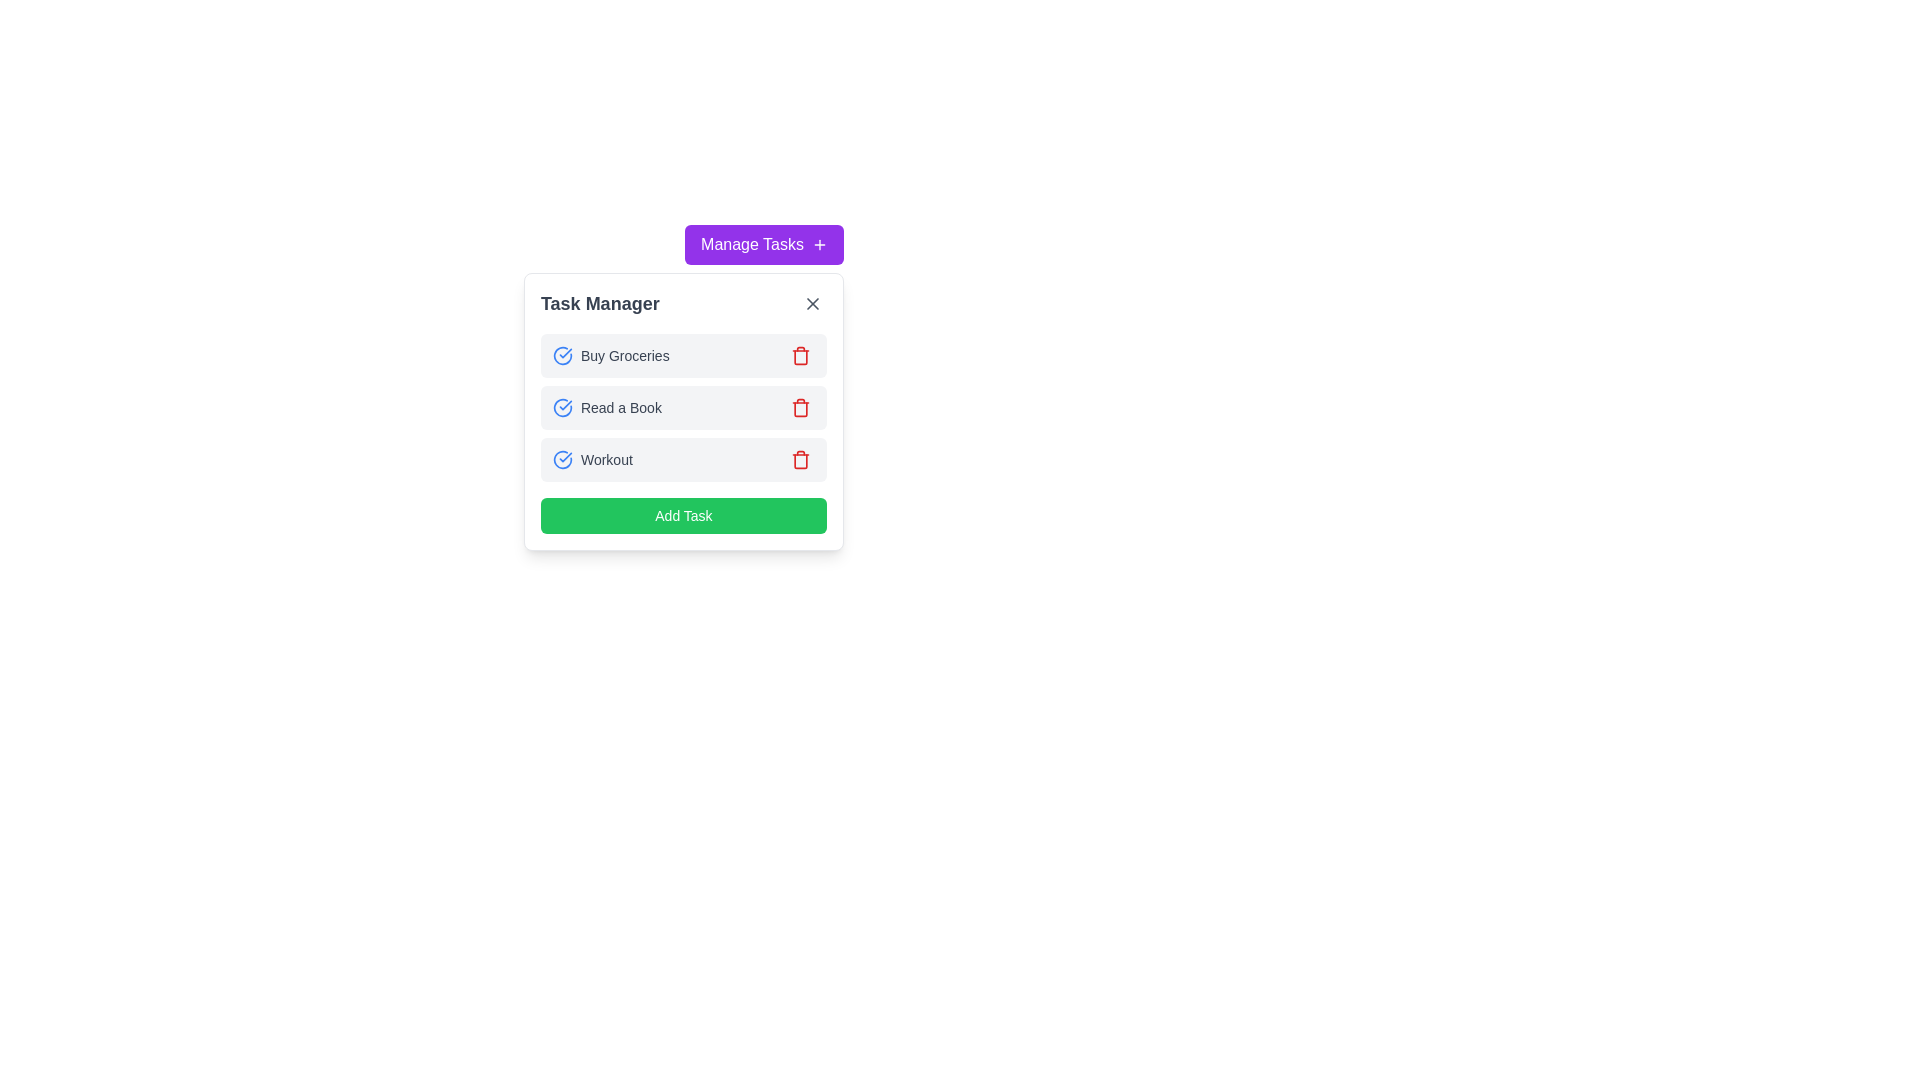  What do you see at coordinates (624, 354) in the screenshot?
I see `the 'Buy Groceries' text label, which is part of the first task item in the vertical task list of the 'Task Manager' modal` at bounding box center [624, 354].